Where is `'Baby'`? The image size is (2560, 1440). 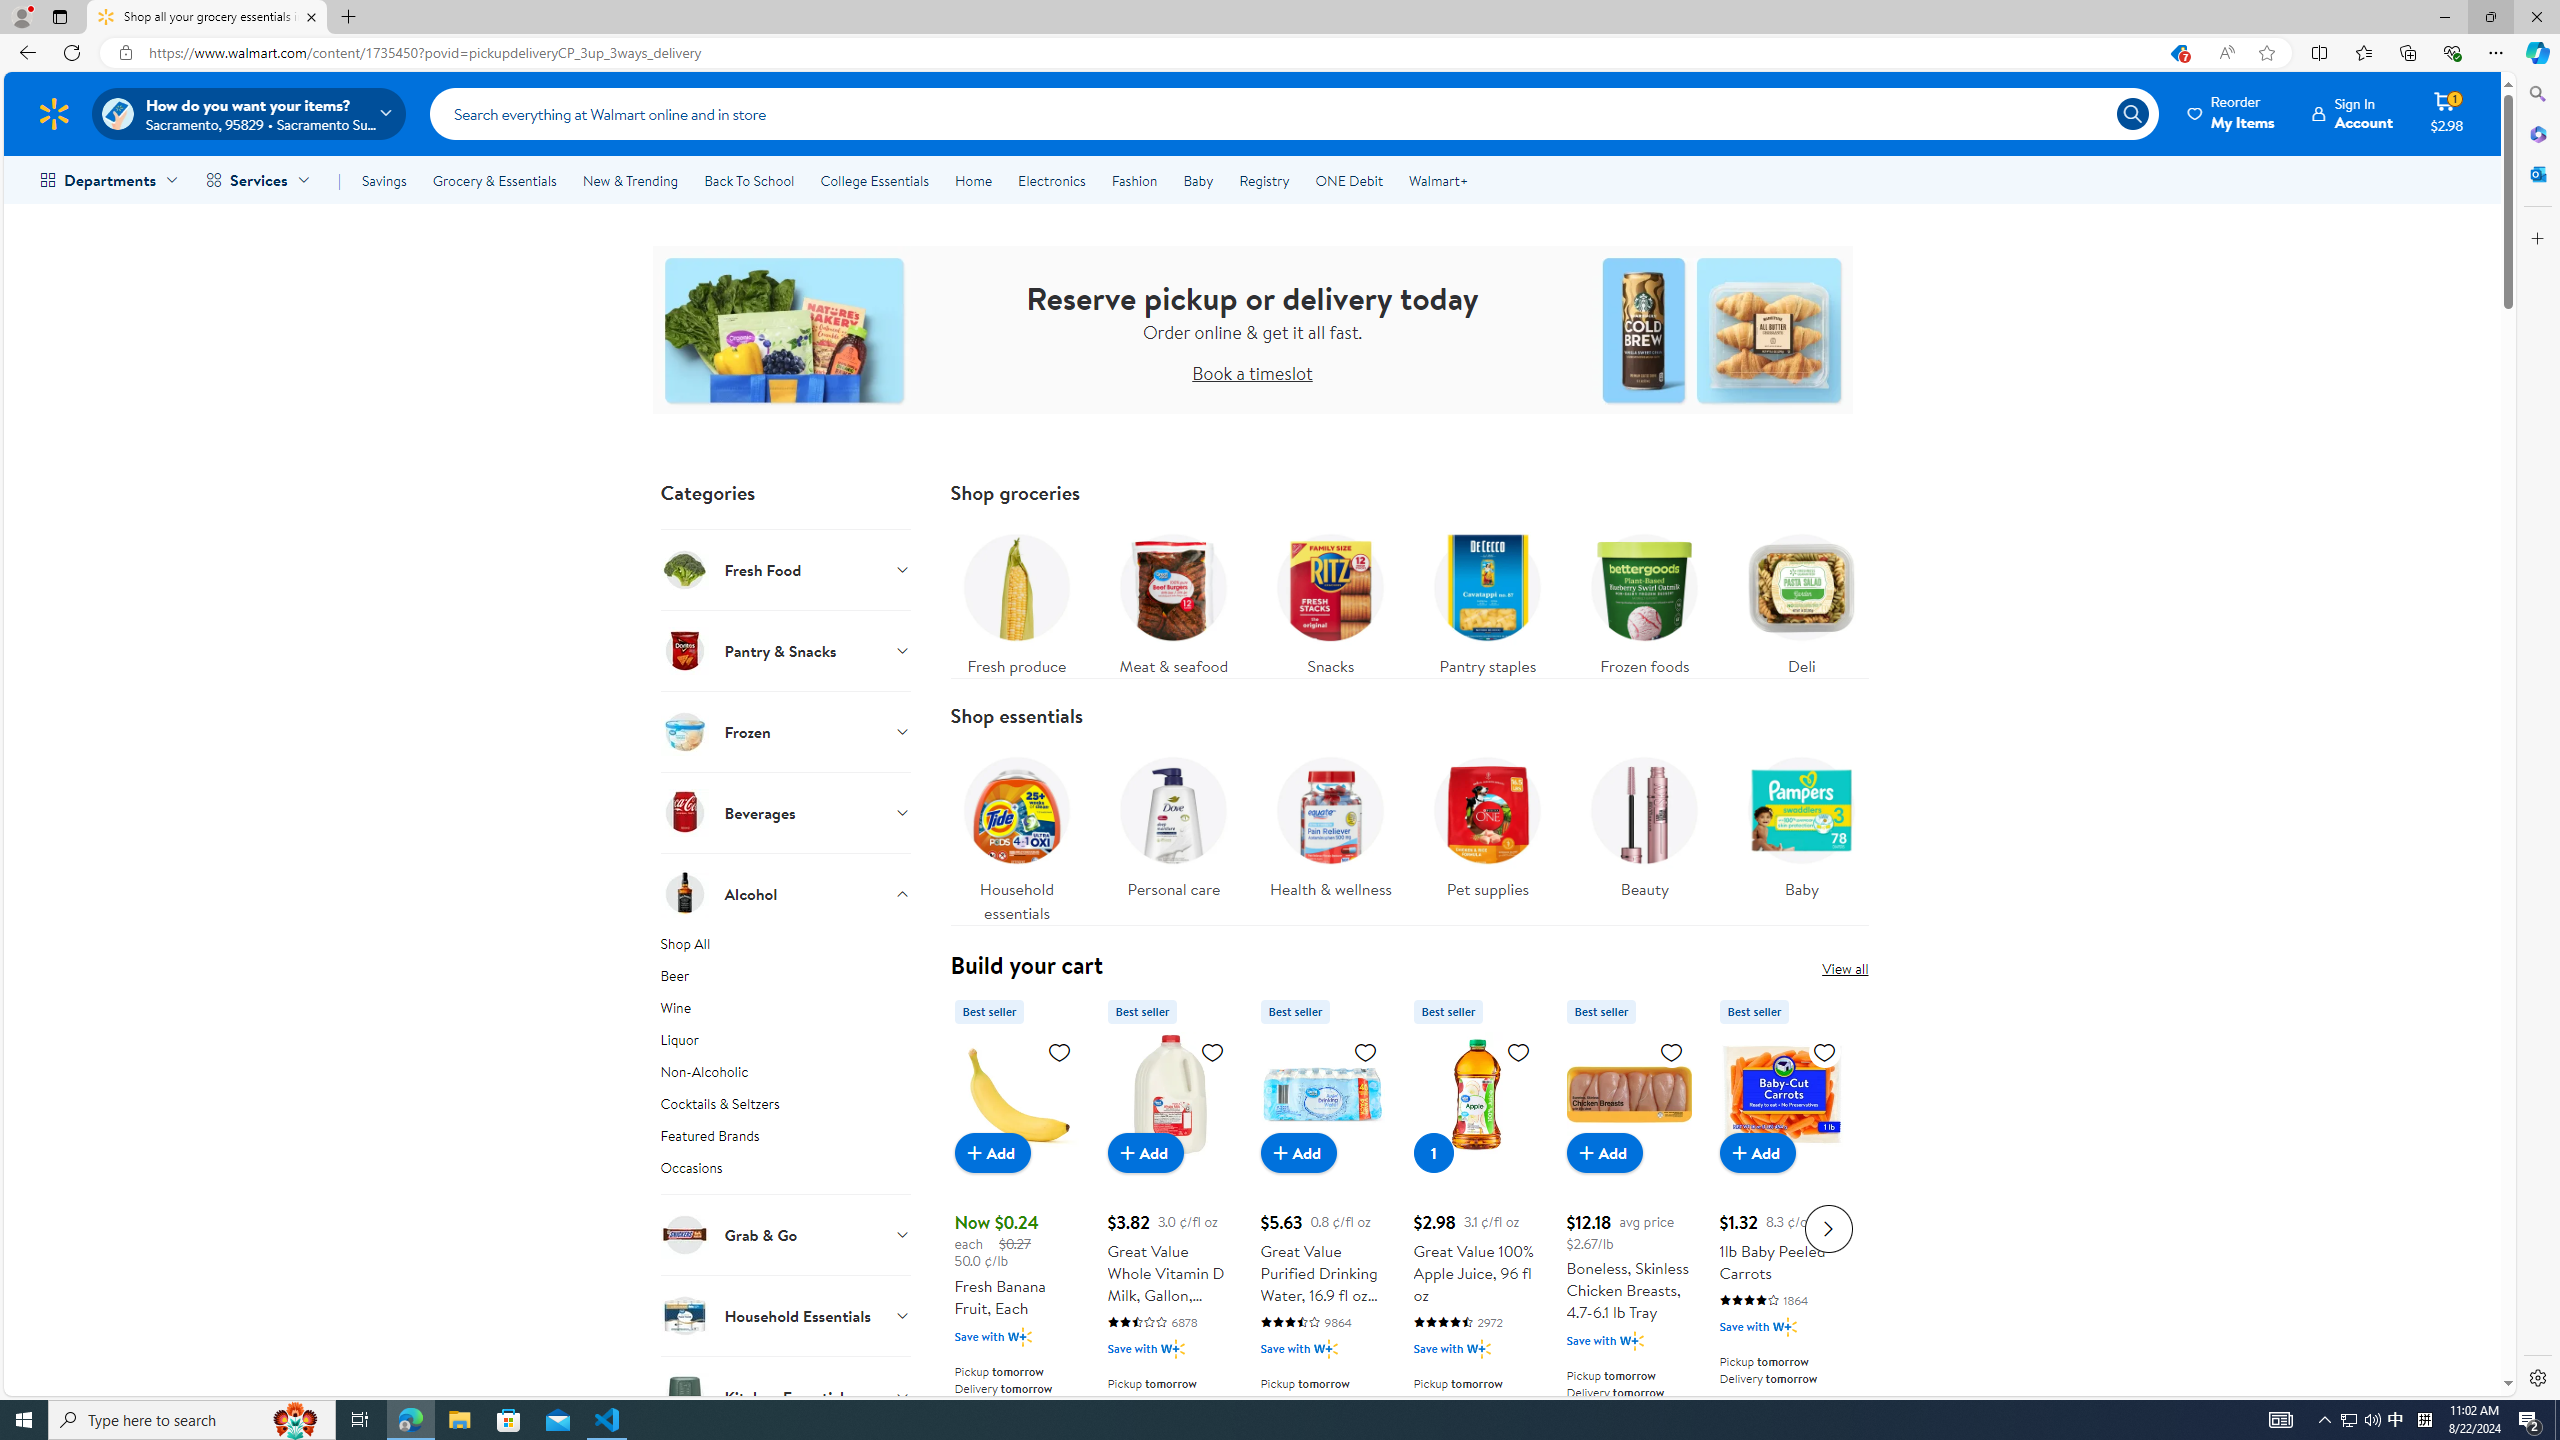
'Baby' is located at coordinates (1801, 822).